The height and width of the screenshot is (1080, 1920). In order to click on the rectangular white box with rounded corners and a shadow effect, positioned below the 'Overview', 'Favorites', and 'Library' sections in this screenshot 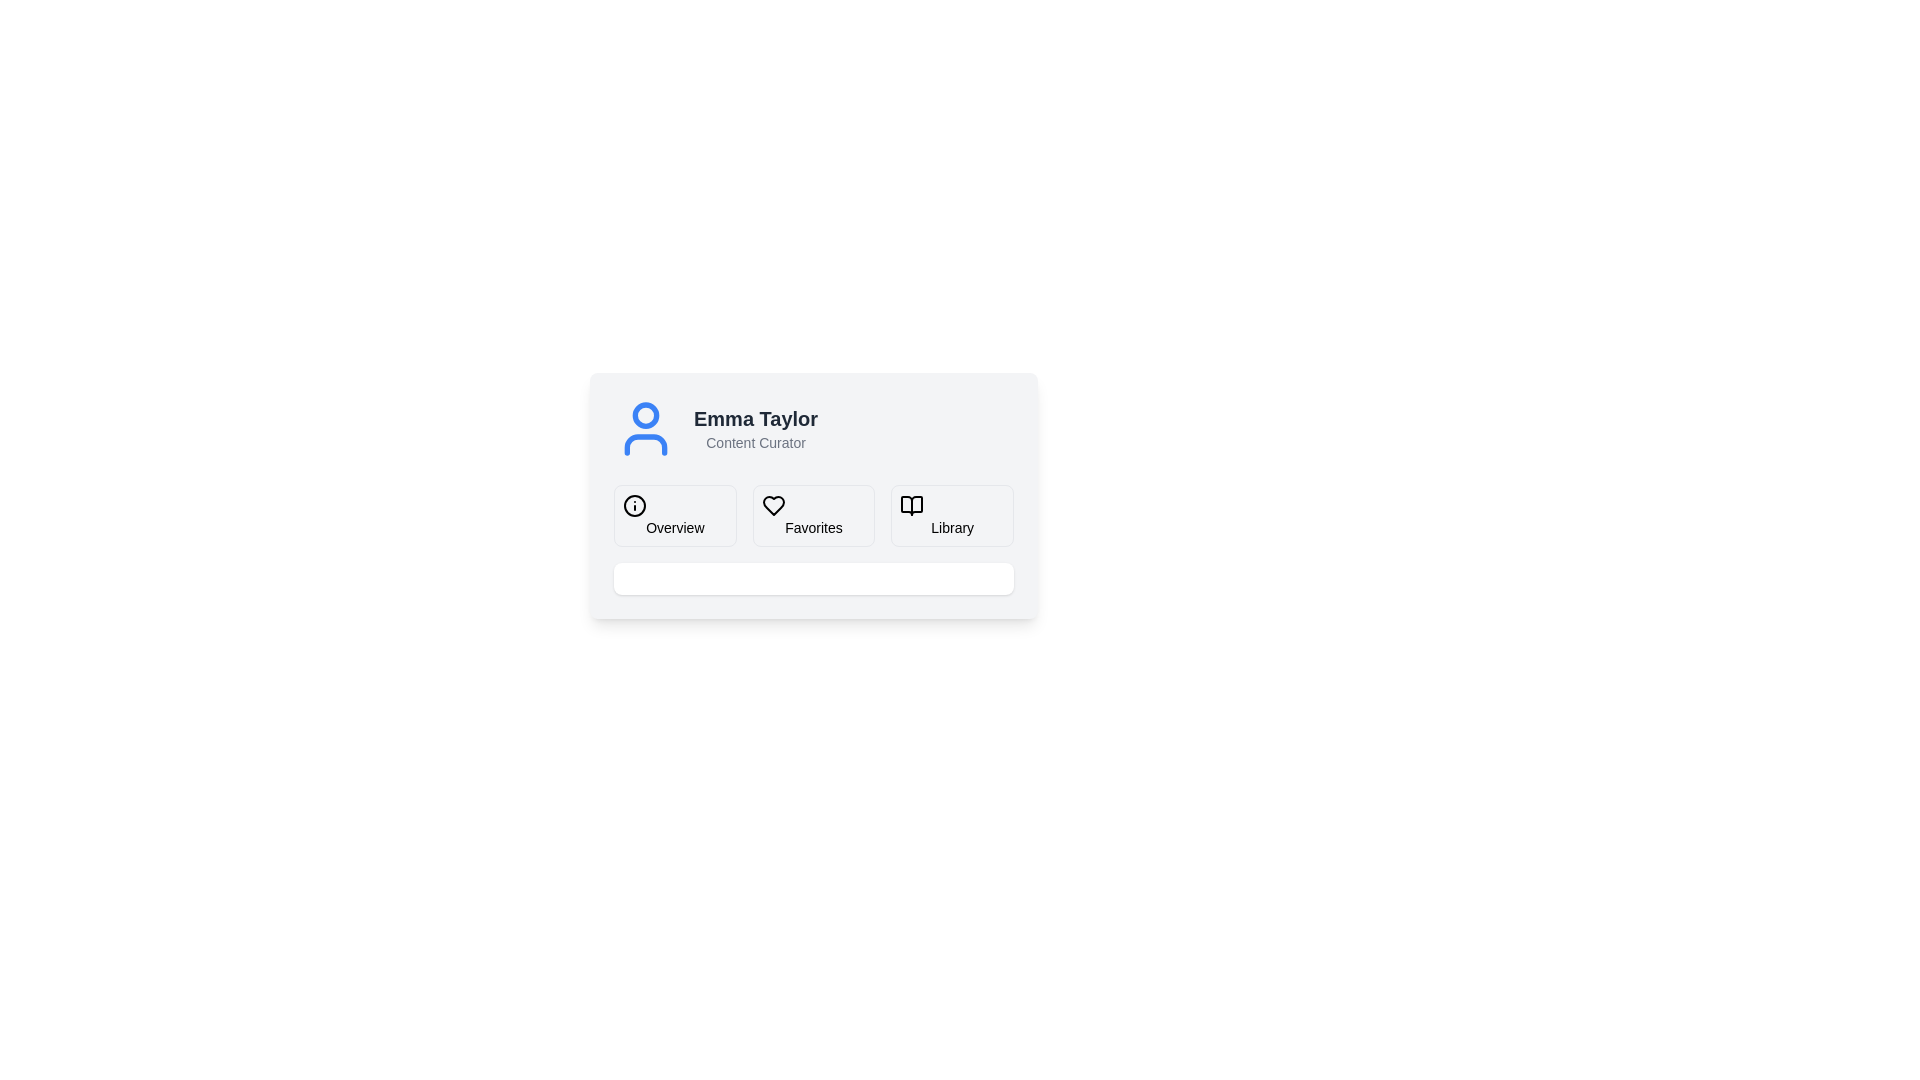, I will do `click(814, 578)`.